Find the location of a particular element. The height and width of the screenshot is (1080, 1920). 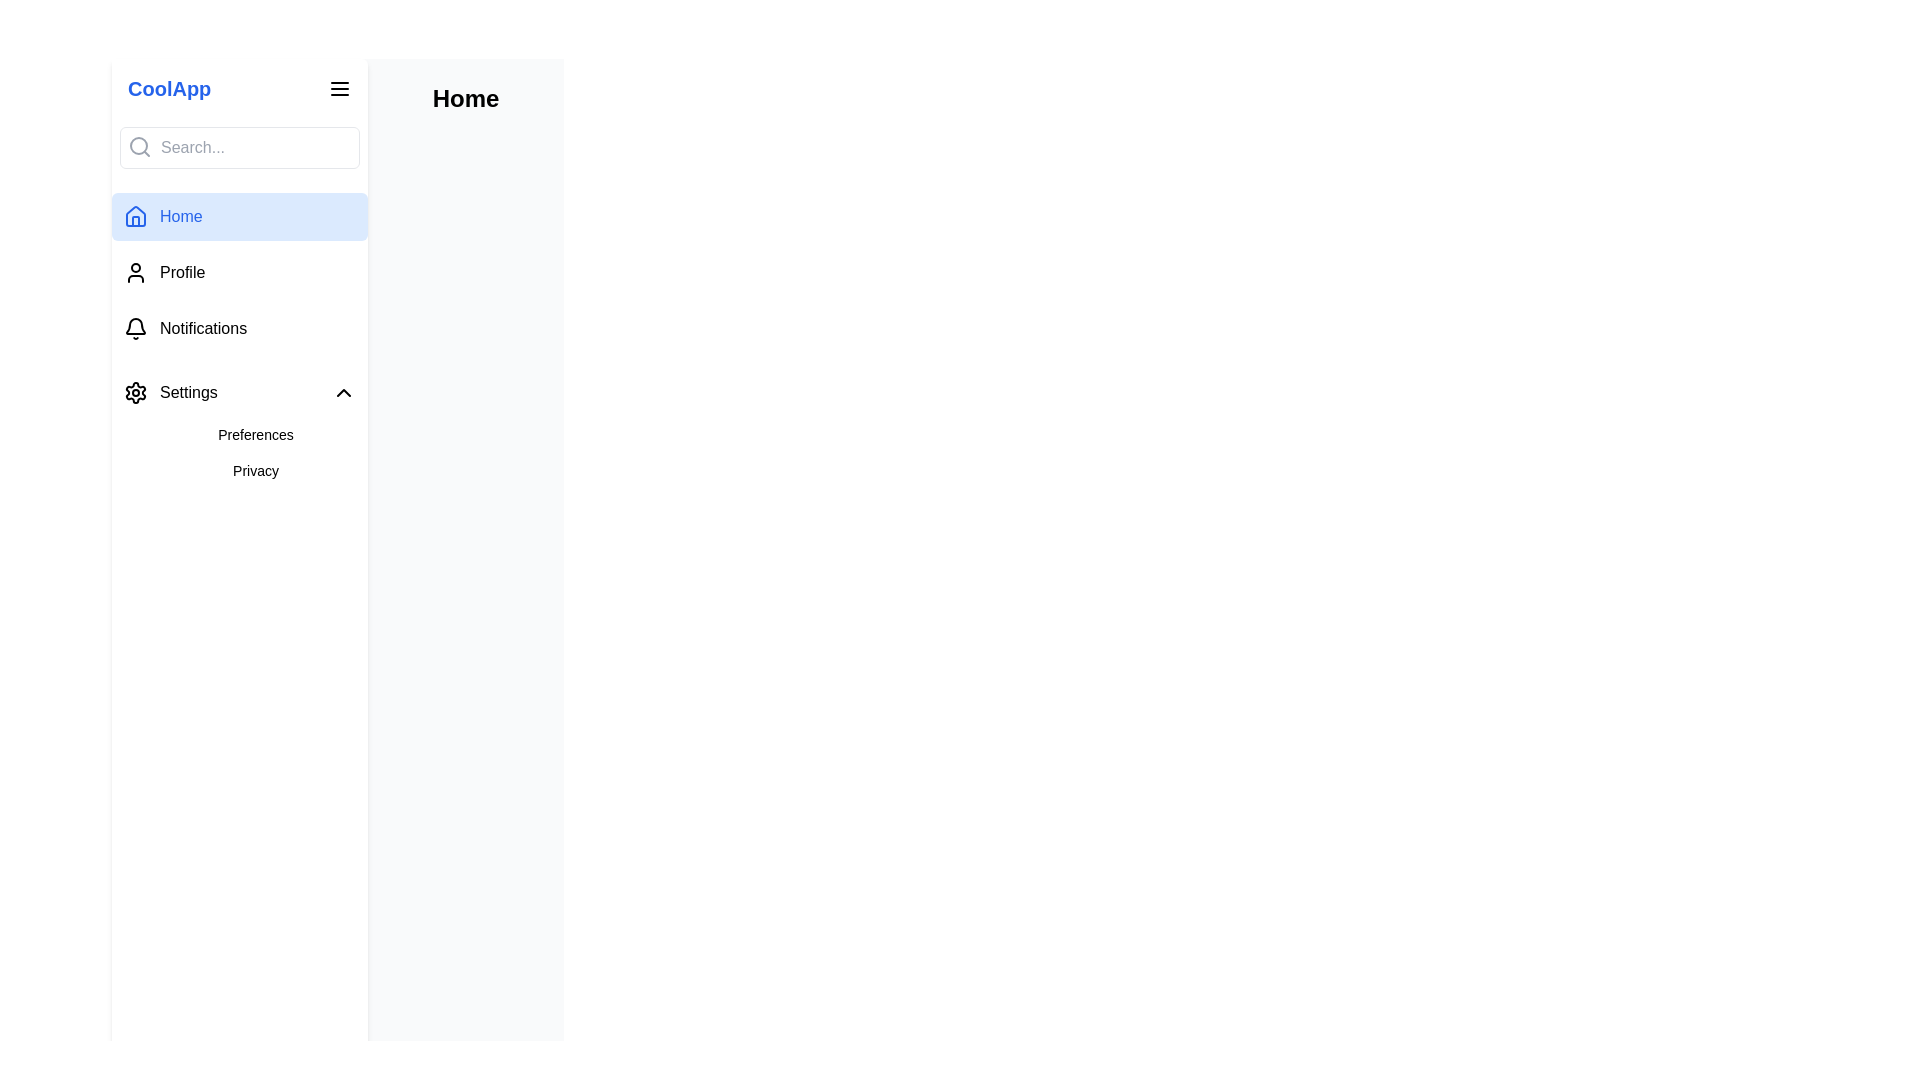

the 'Settings' menu item in the sidebar, located below 'Notifications' and above 'Preferences' and 'Privacy' is located at coordinates (170, 393).